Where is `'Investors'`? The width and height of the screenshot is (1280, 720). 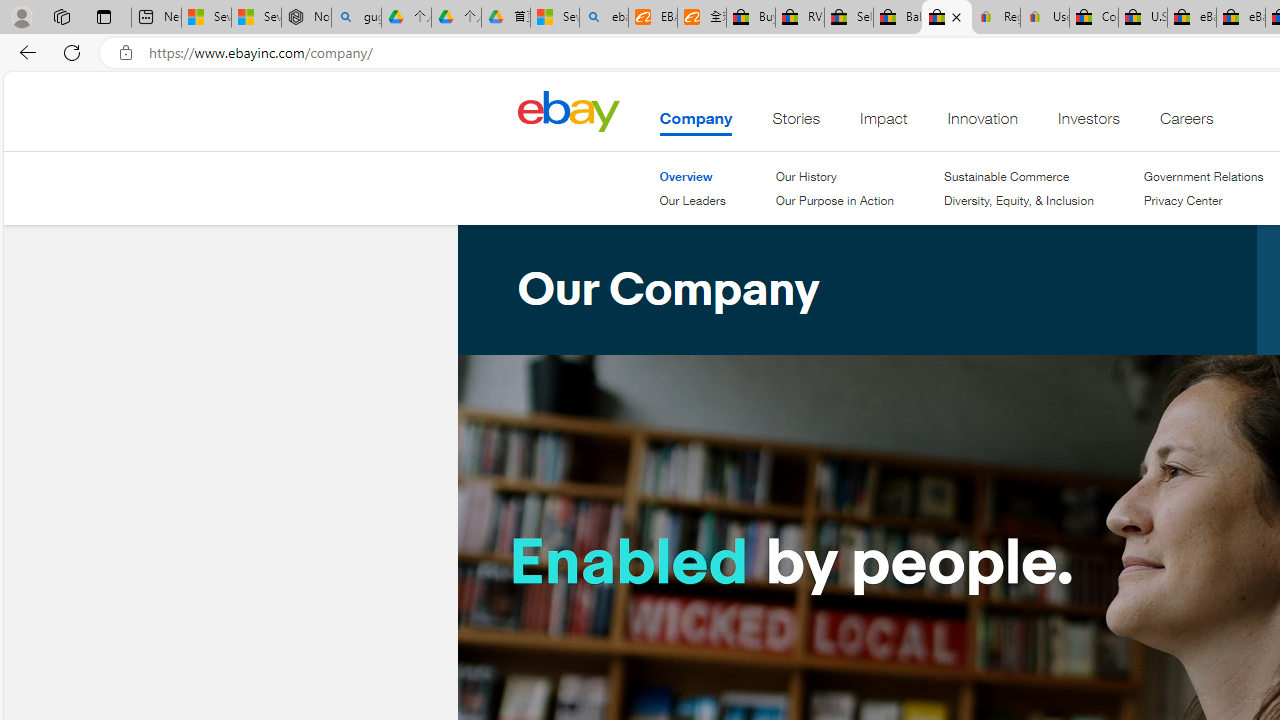
'Investors' is located at coordinates (1088, 123).